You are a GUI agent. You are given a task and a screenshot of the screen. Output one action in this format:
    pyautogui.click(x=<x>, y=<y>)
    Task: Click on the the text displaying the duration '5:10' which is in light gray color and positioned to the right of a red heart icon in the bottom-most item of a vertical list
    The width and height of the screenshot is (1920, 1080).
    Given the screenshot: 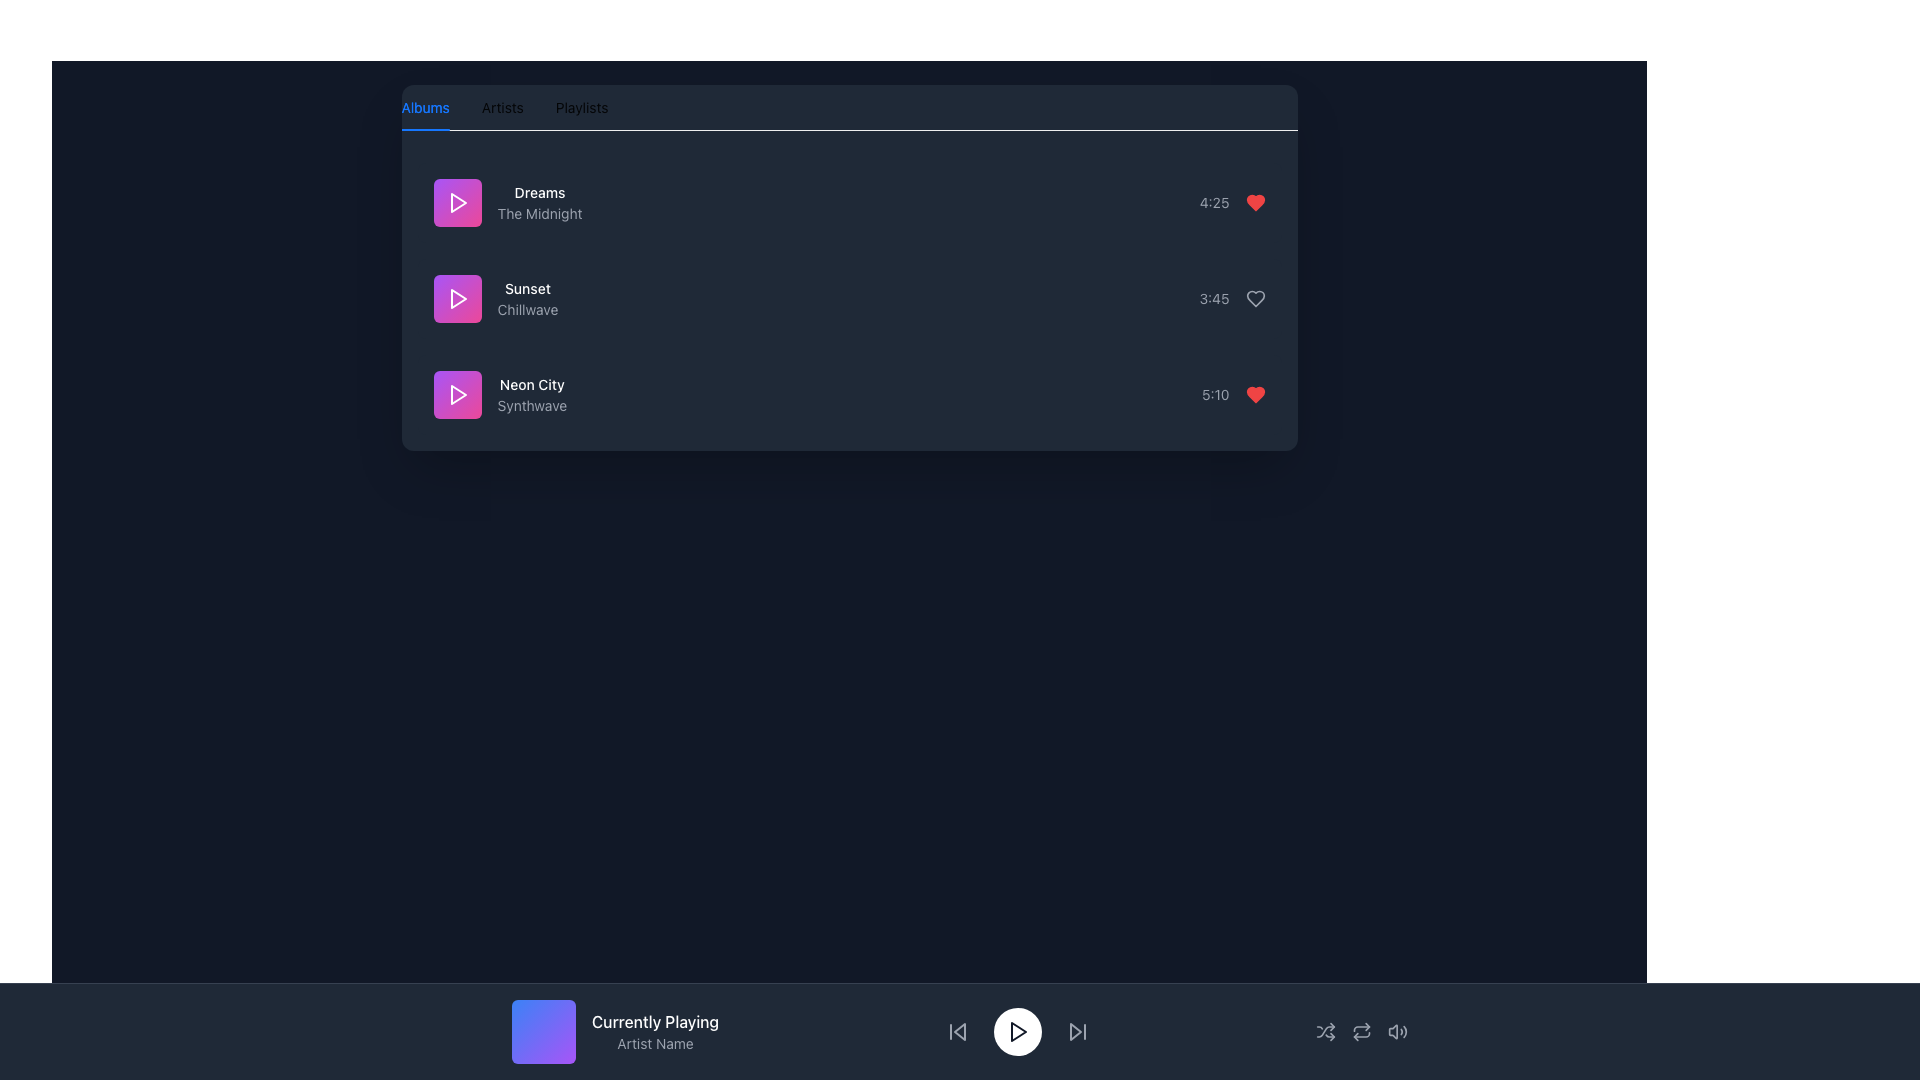 What is the action you would take?
    pyautogui.click(x=1232, y=394)
    